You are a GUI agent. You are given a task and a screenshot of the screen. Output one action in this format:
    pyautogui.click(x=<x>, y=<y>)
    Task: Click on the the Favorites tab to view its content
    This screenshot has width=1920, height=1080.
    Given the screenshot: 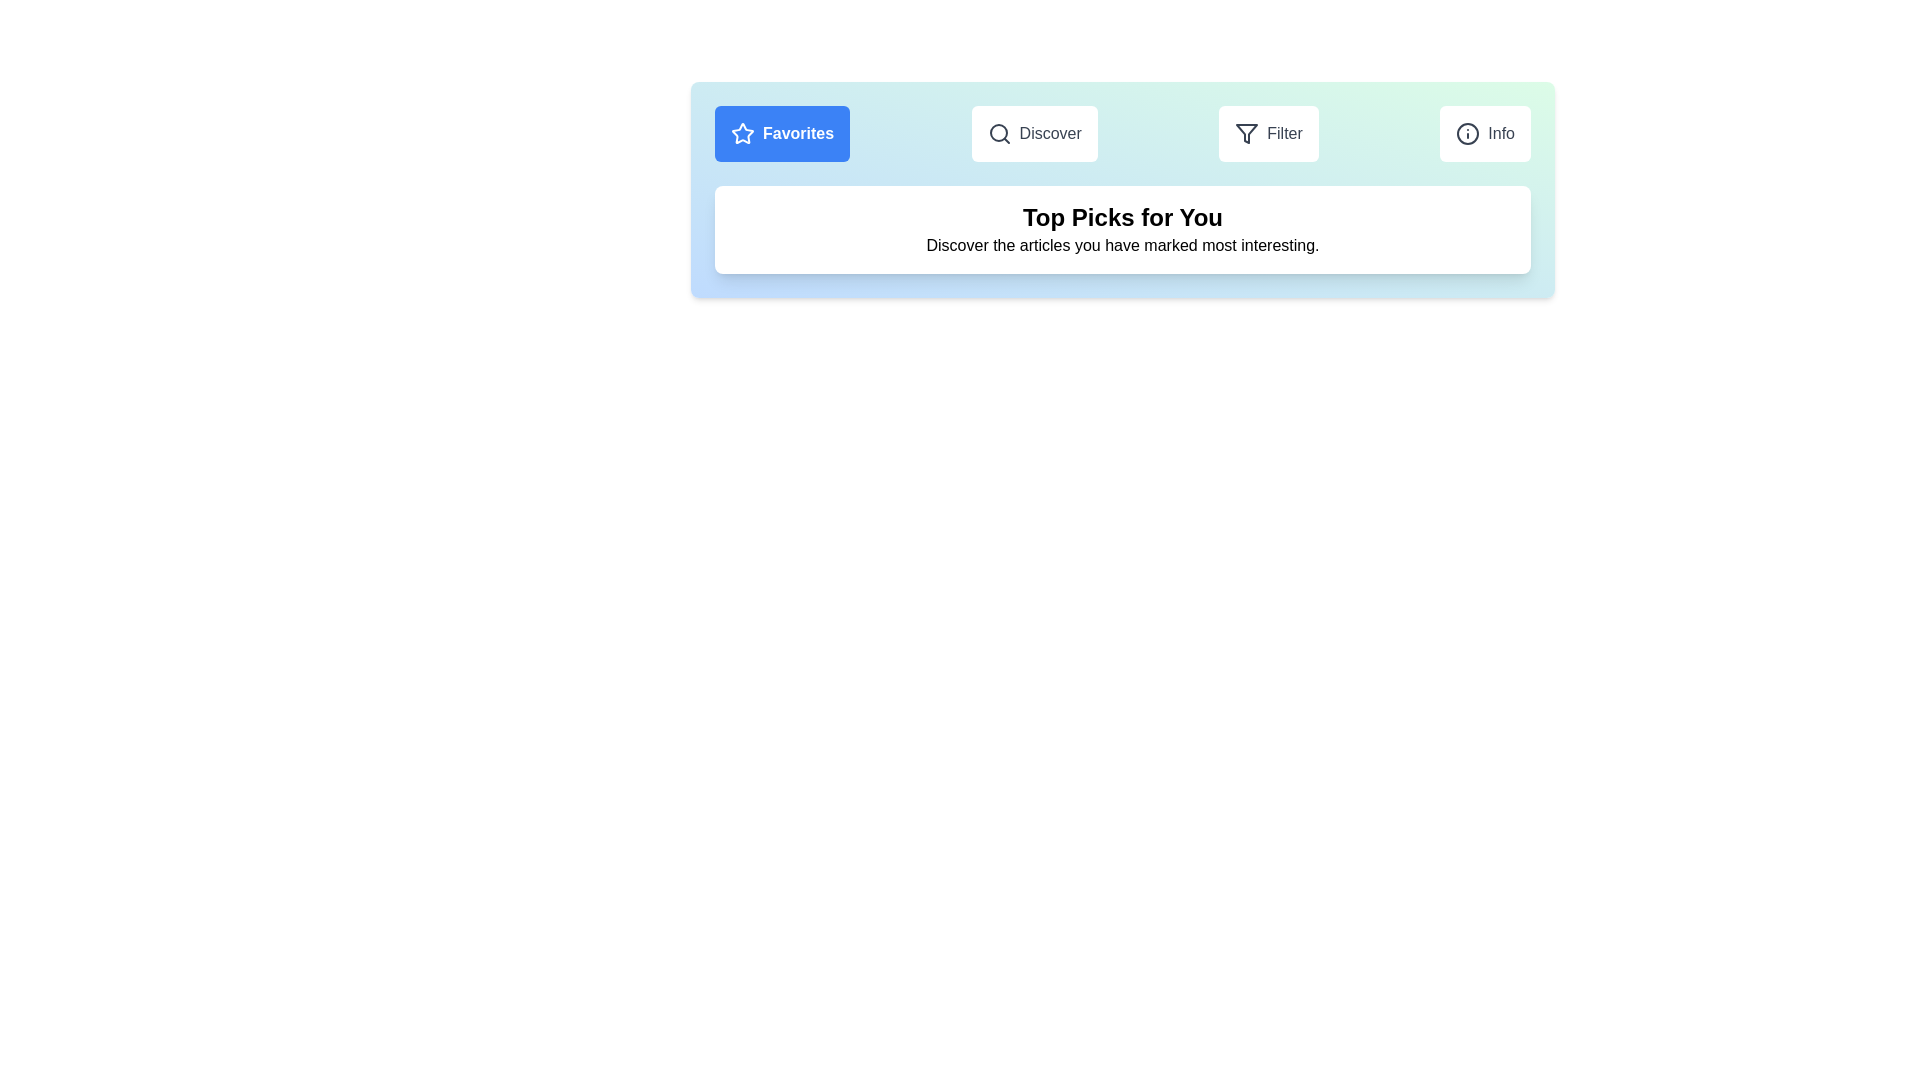 What is the action you would take?
    pyautogui.click(x=781, y=134)
    